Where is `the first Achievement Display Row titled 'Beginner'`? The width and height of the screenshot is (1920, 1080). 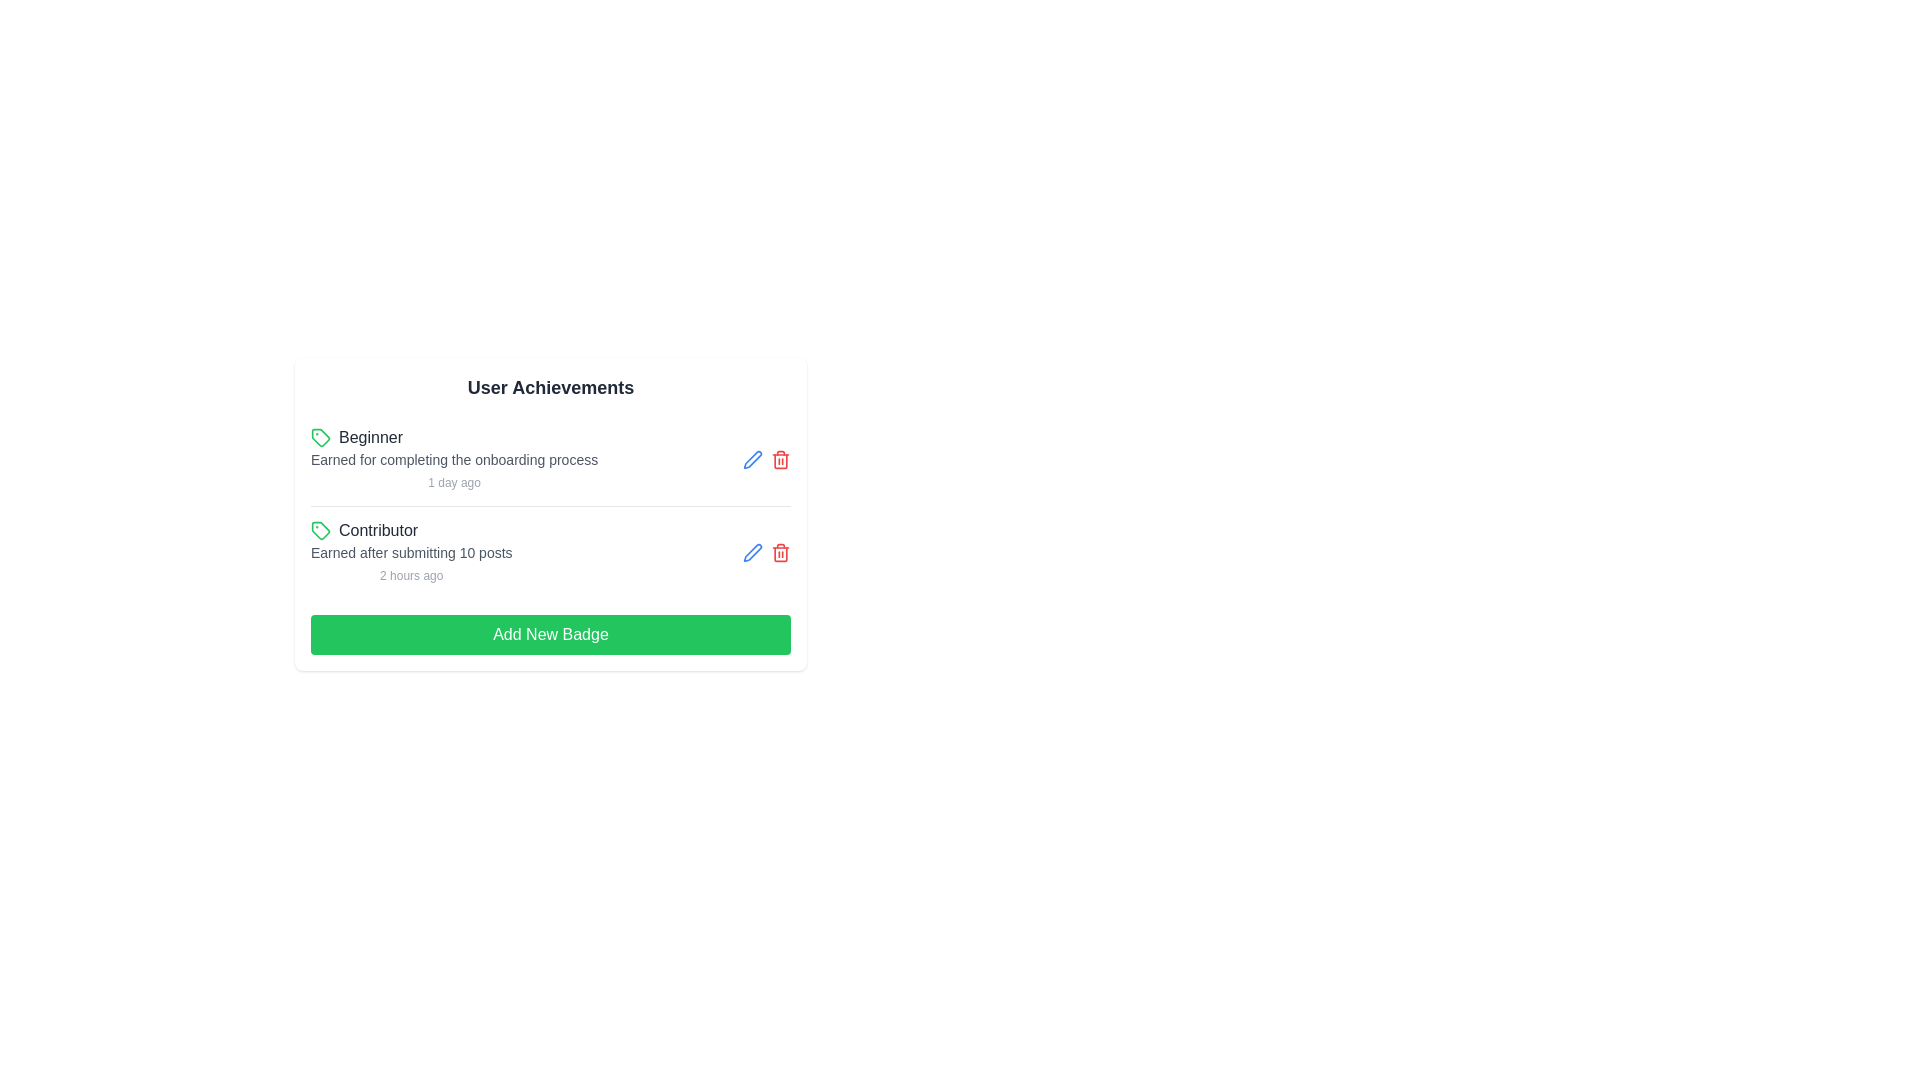
the first Achievement Display Row titled 'Beginner' is located at coordinates (551, 459).